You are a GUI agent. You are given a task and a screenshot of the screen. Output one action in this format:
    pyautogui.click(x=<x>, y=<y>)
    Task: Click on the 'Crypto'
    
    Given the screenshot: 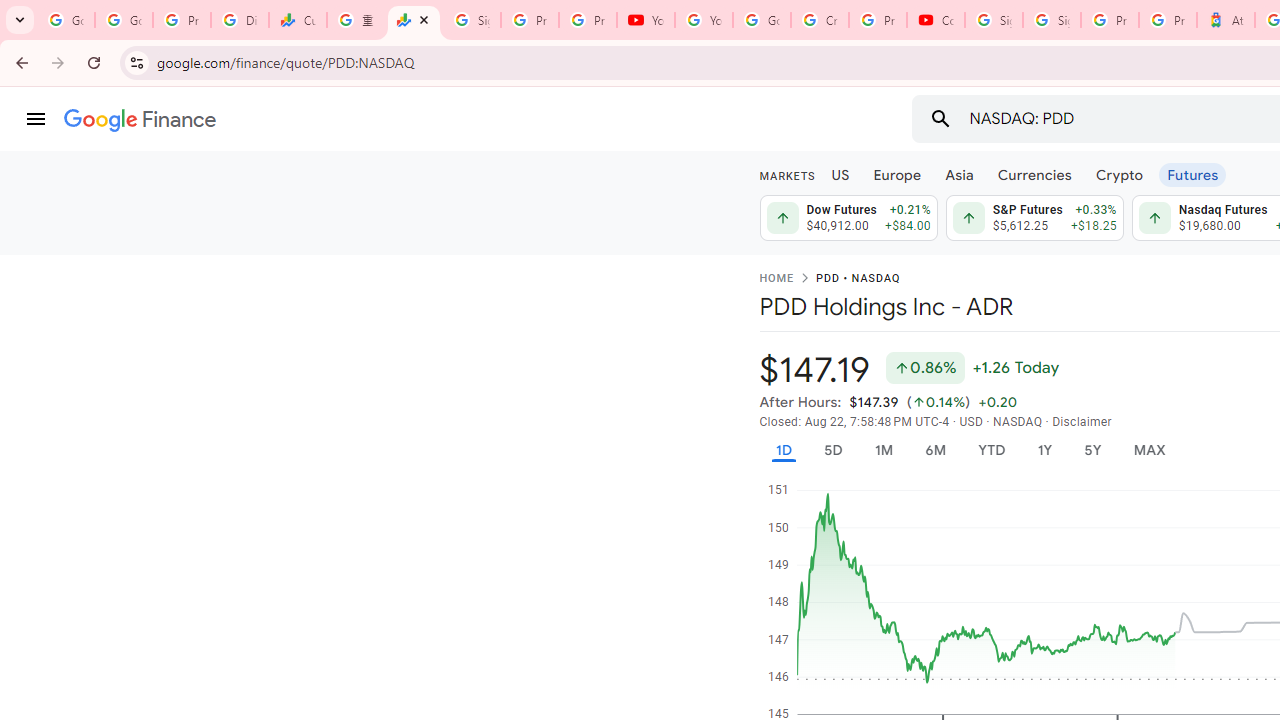 What is the action you would take?
    pyautogui.click(x=1118, y=173)
    